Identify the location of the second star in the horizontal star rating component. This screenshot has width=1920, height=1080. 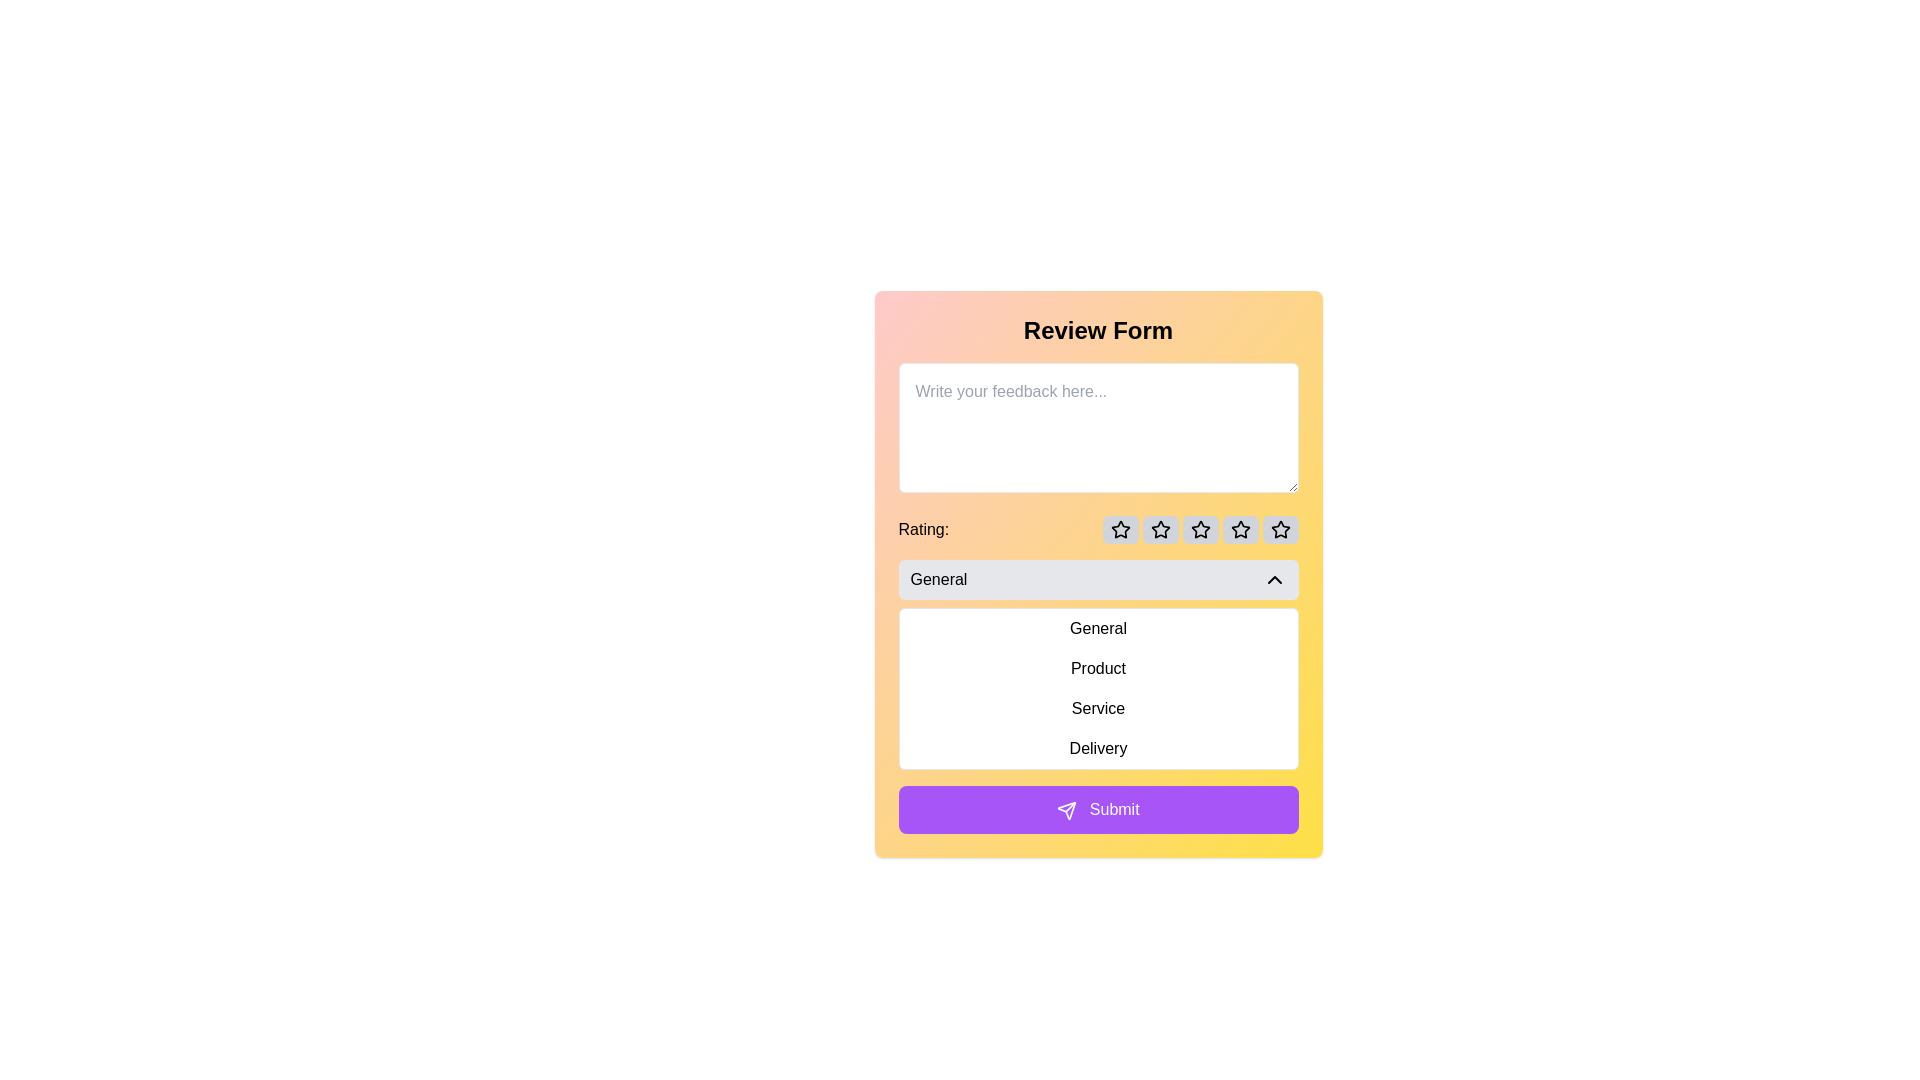
(1160, 528).